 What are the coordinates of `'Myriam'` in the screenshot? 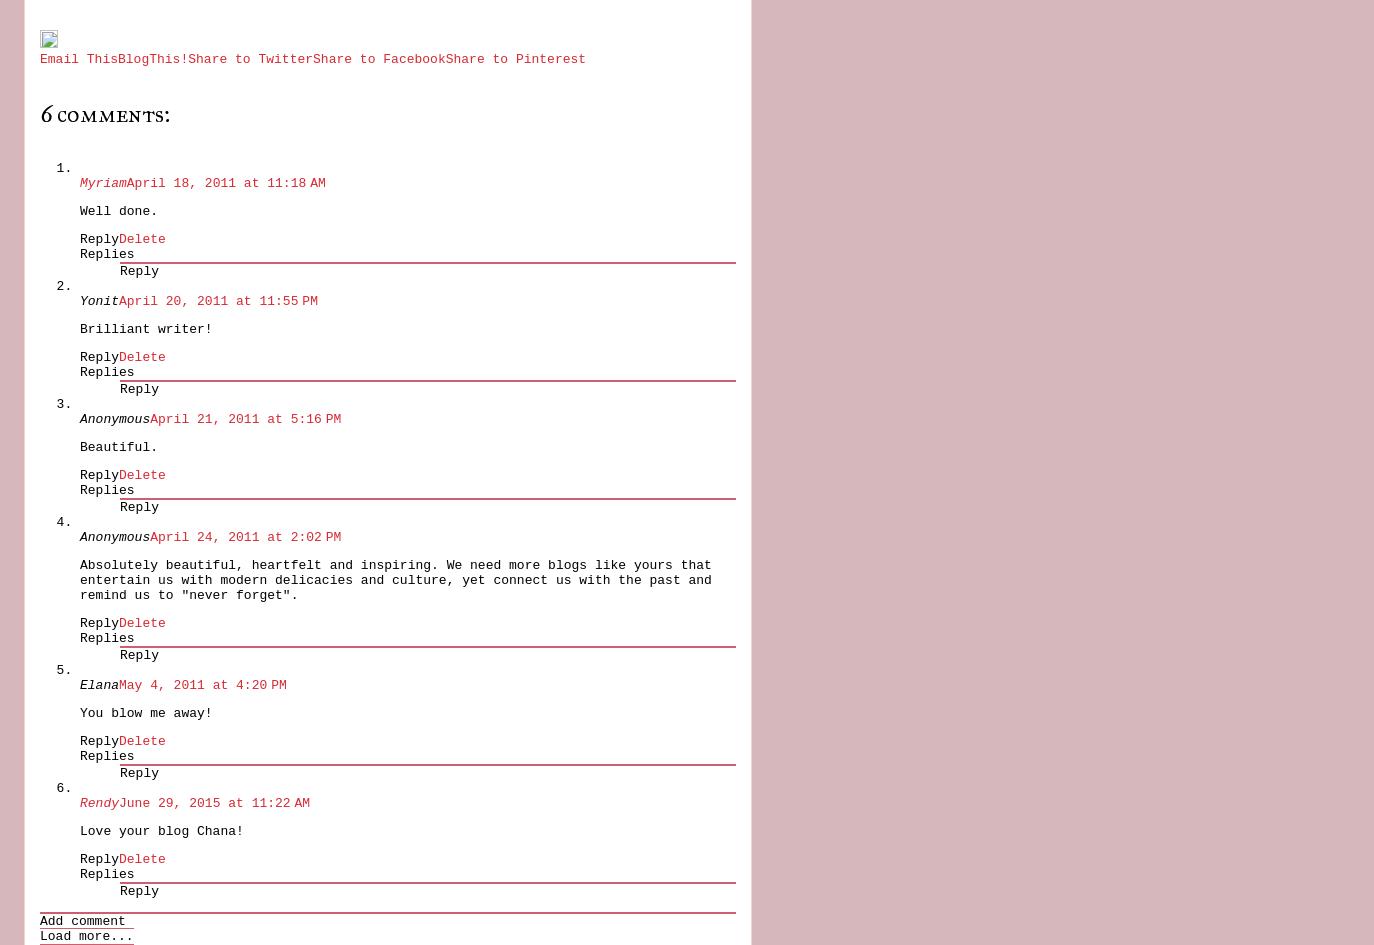 It's located at (102, 182).